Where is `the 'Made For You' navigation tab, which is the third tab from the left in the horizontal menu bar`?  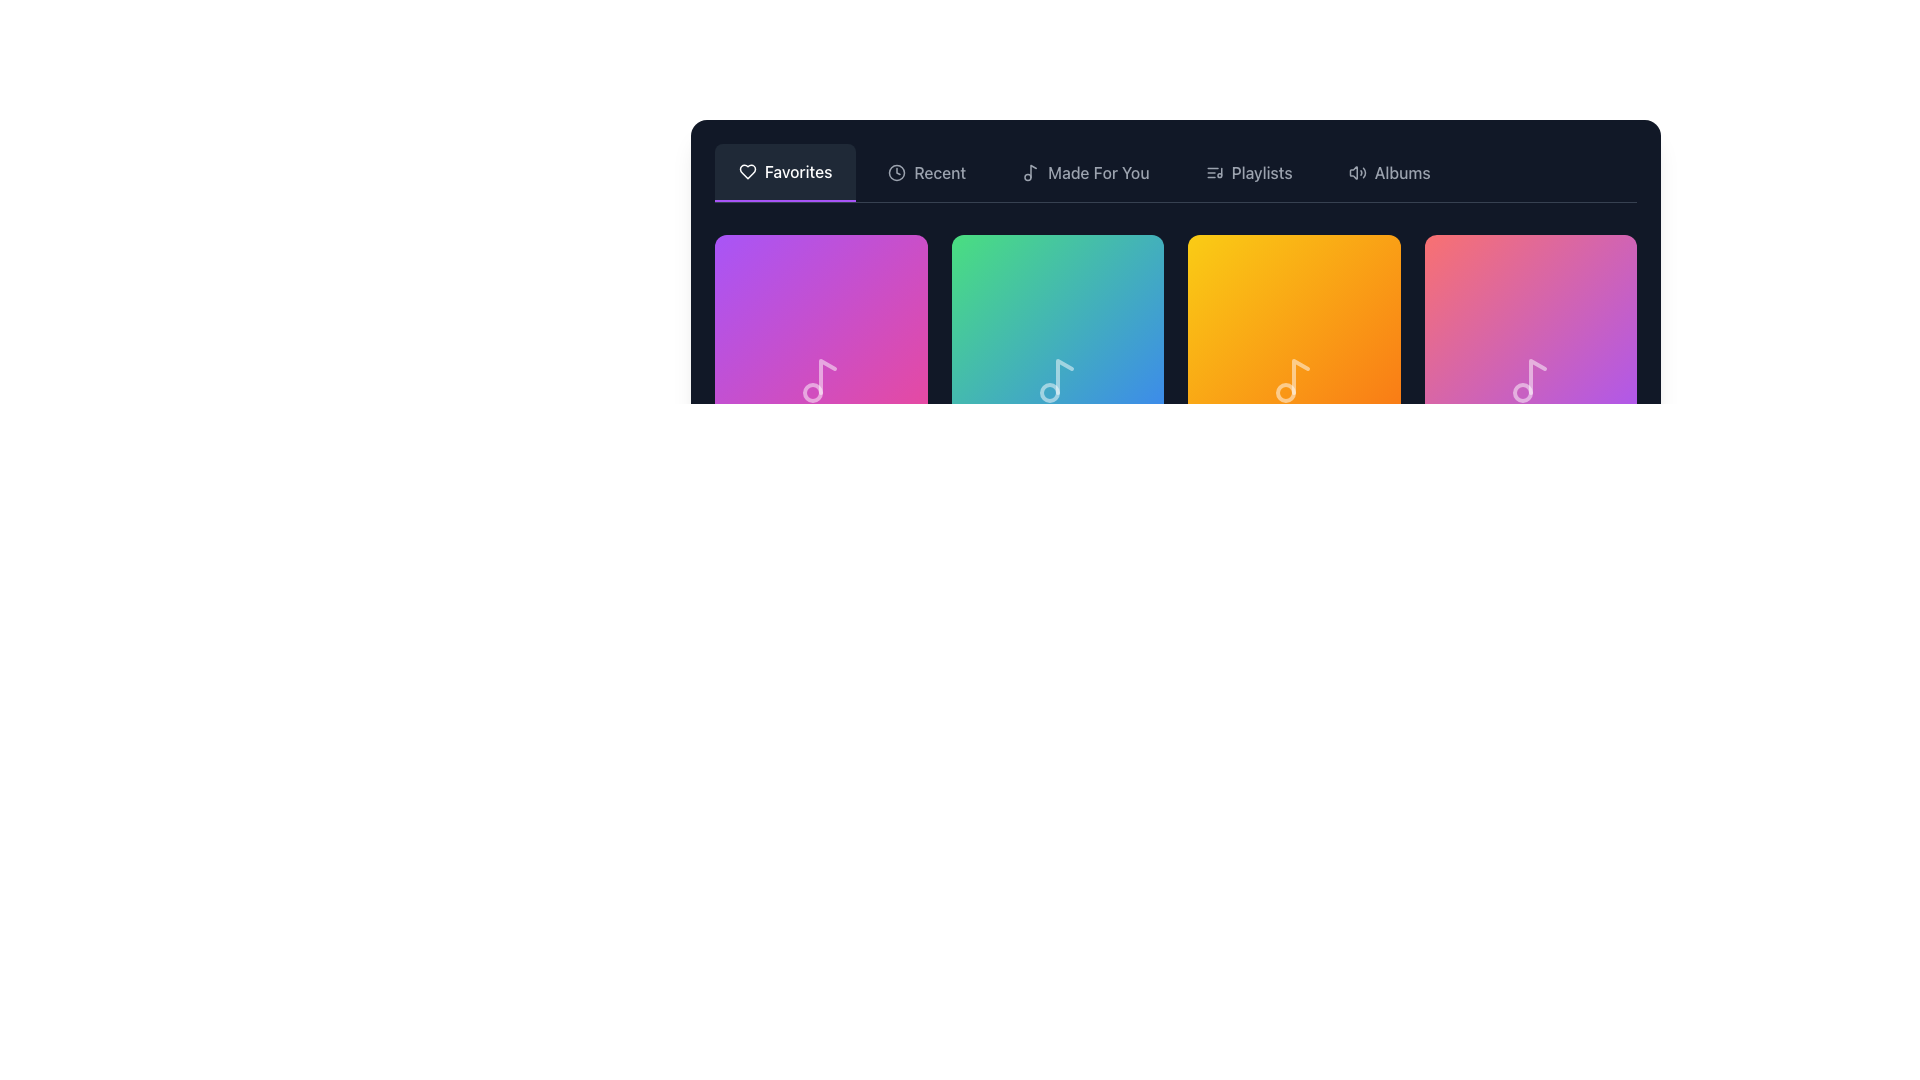 the 'Made For You' navigation tab, which is the third tab from the left in the horizontal menu bar is located at coordinates (1084, 172).